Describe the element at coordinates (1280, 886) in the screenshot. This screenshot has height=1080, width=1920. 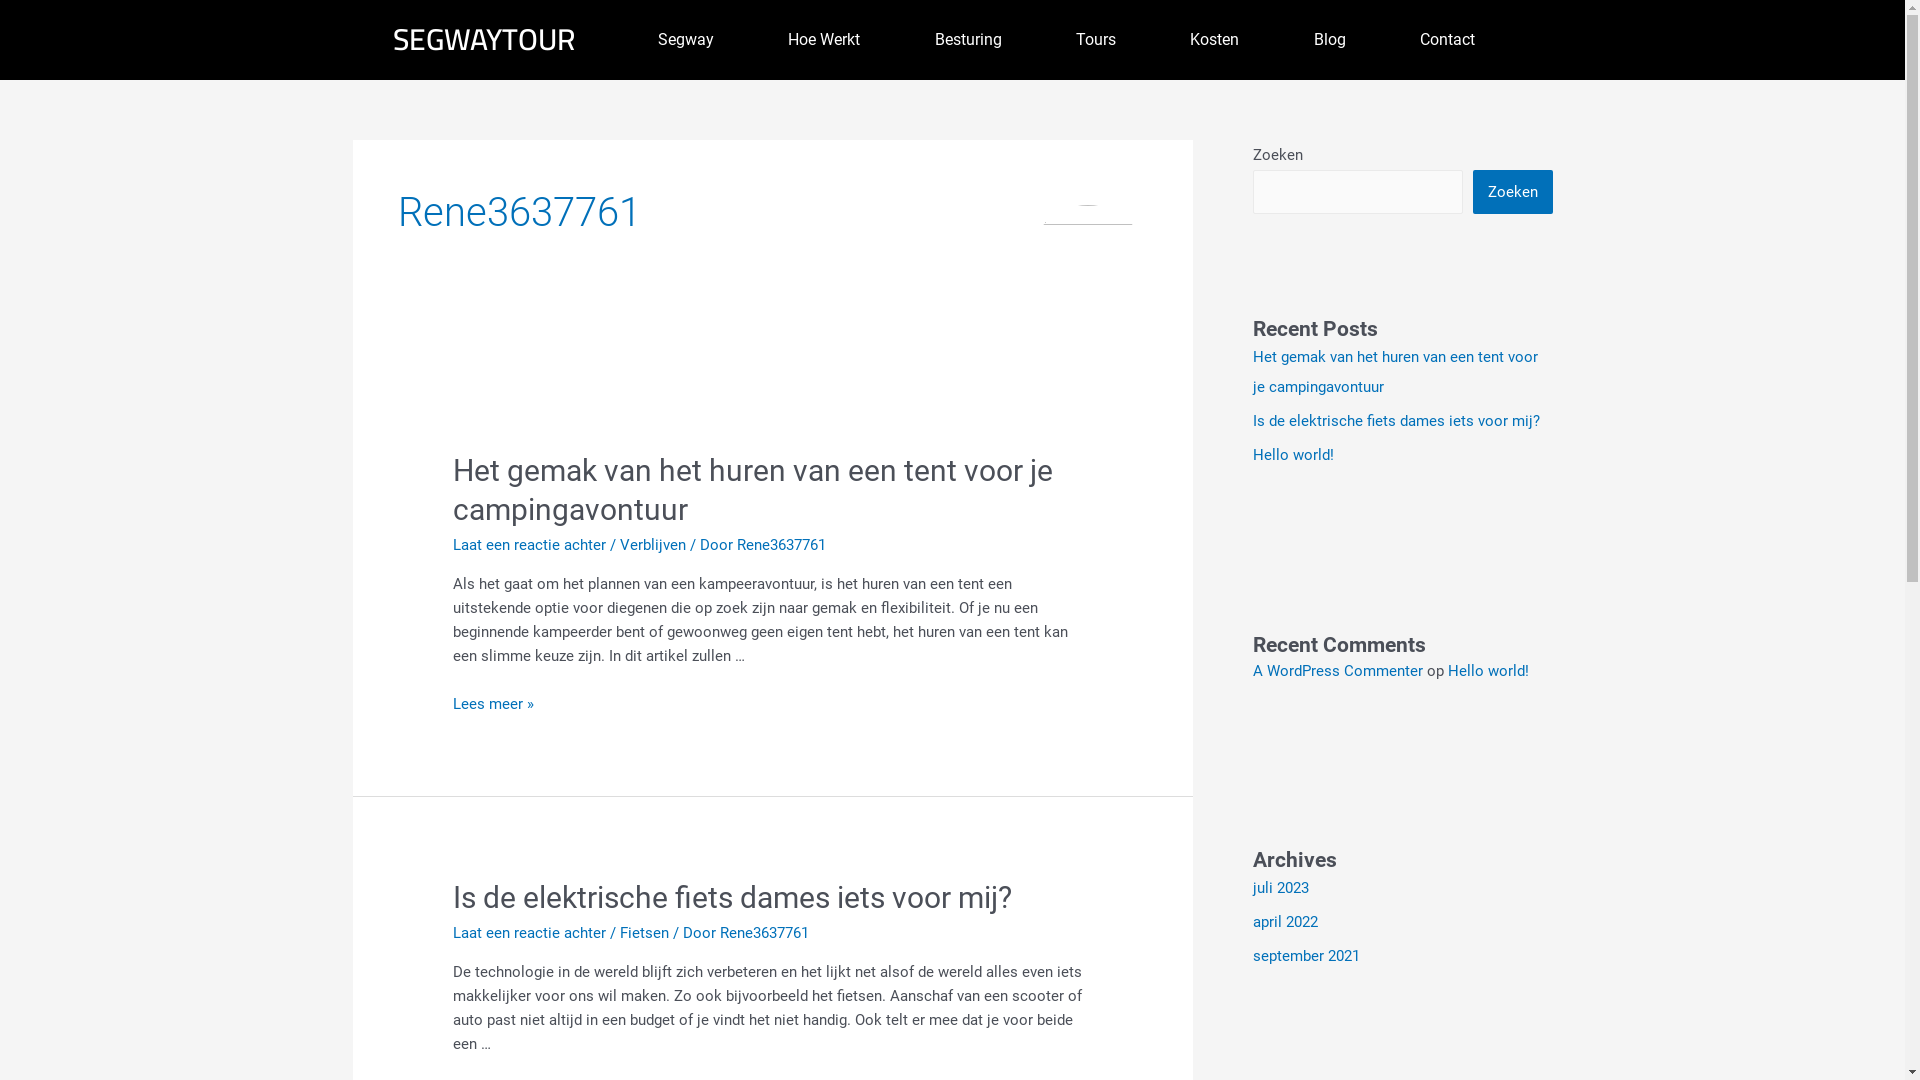
I see `'juli 2023'` at that location.